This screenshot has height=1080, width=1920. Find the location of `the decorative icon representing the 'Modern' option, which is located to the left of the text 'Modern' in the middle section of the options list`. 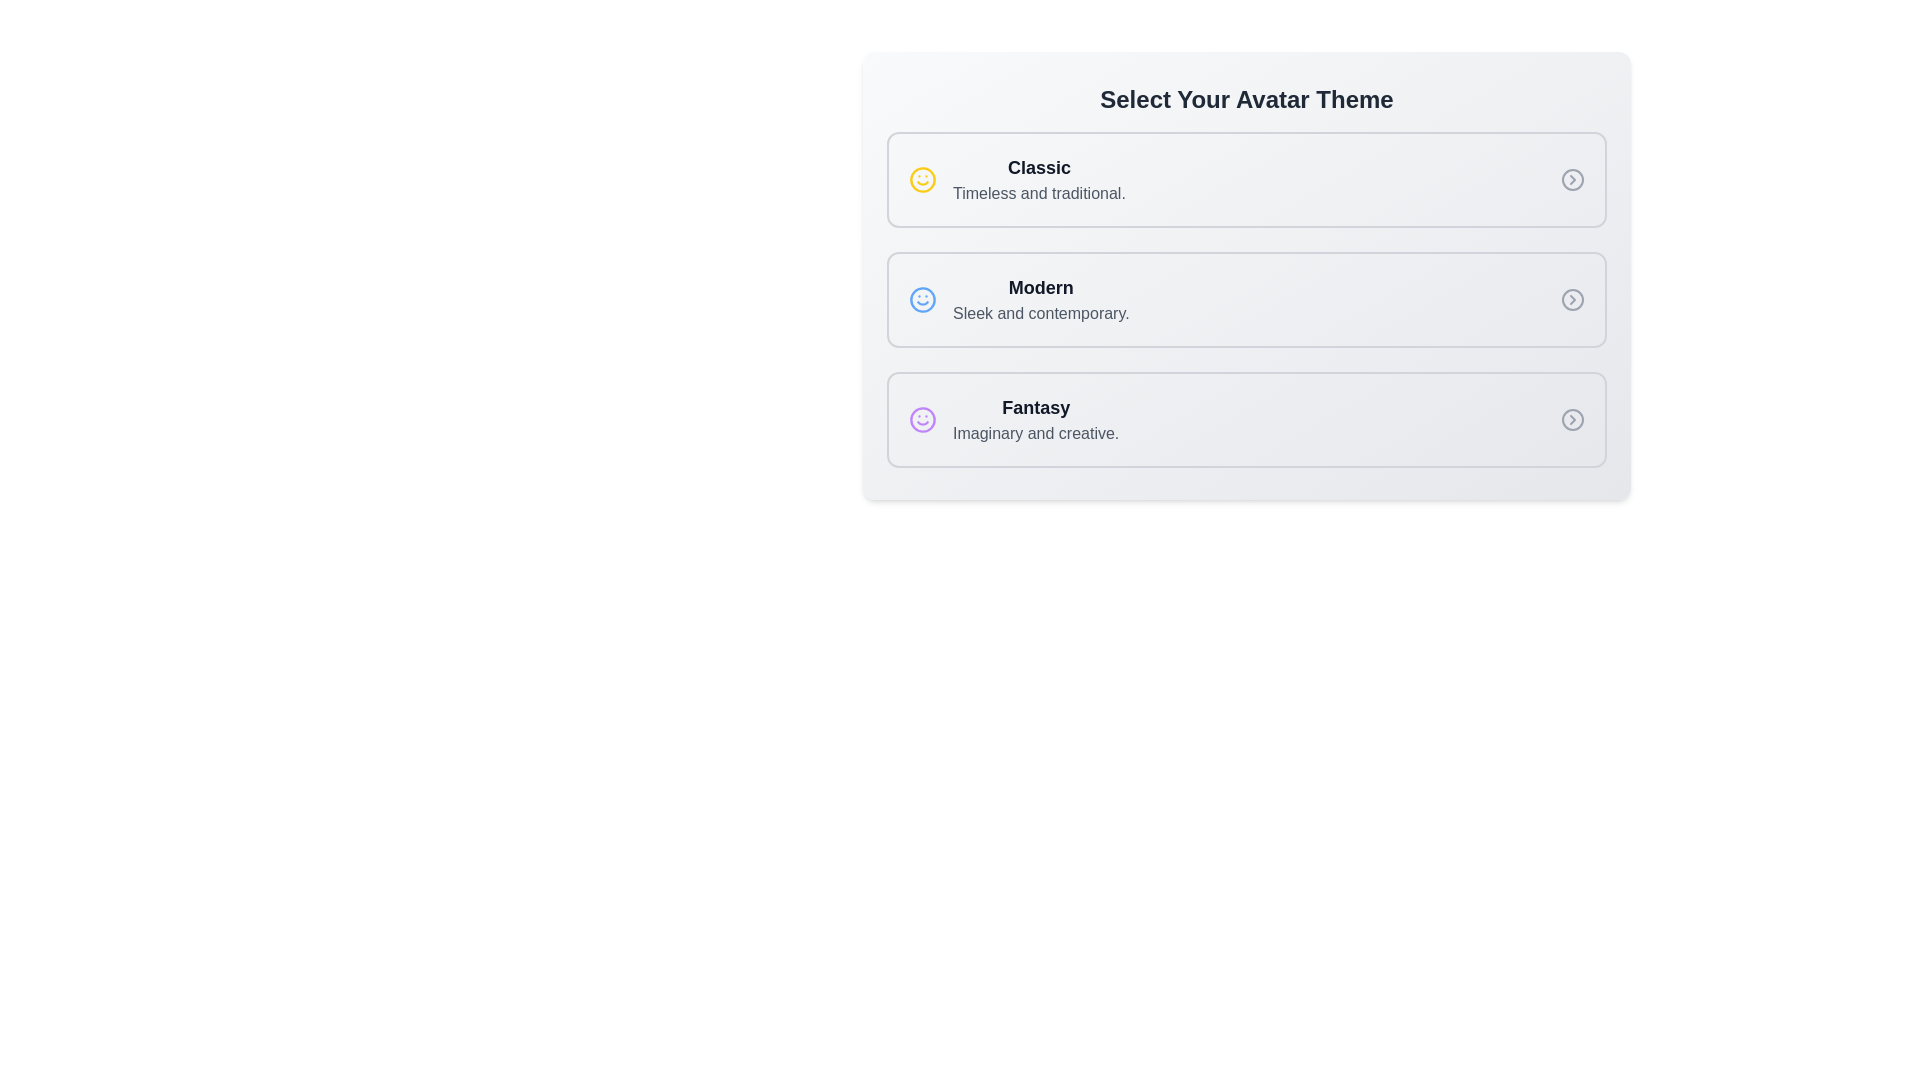

the decorative icon representing the 'Modern' option, which is located to the left of the text 'Modern' in the middle section of the options list is located at coordinates (921, 300).